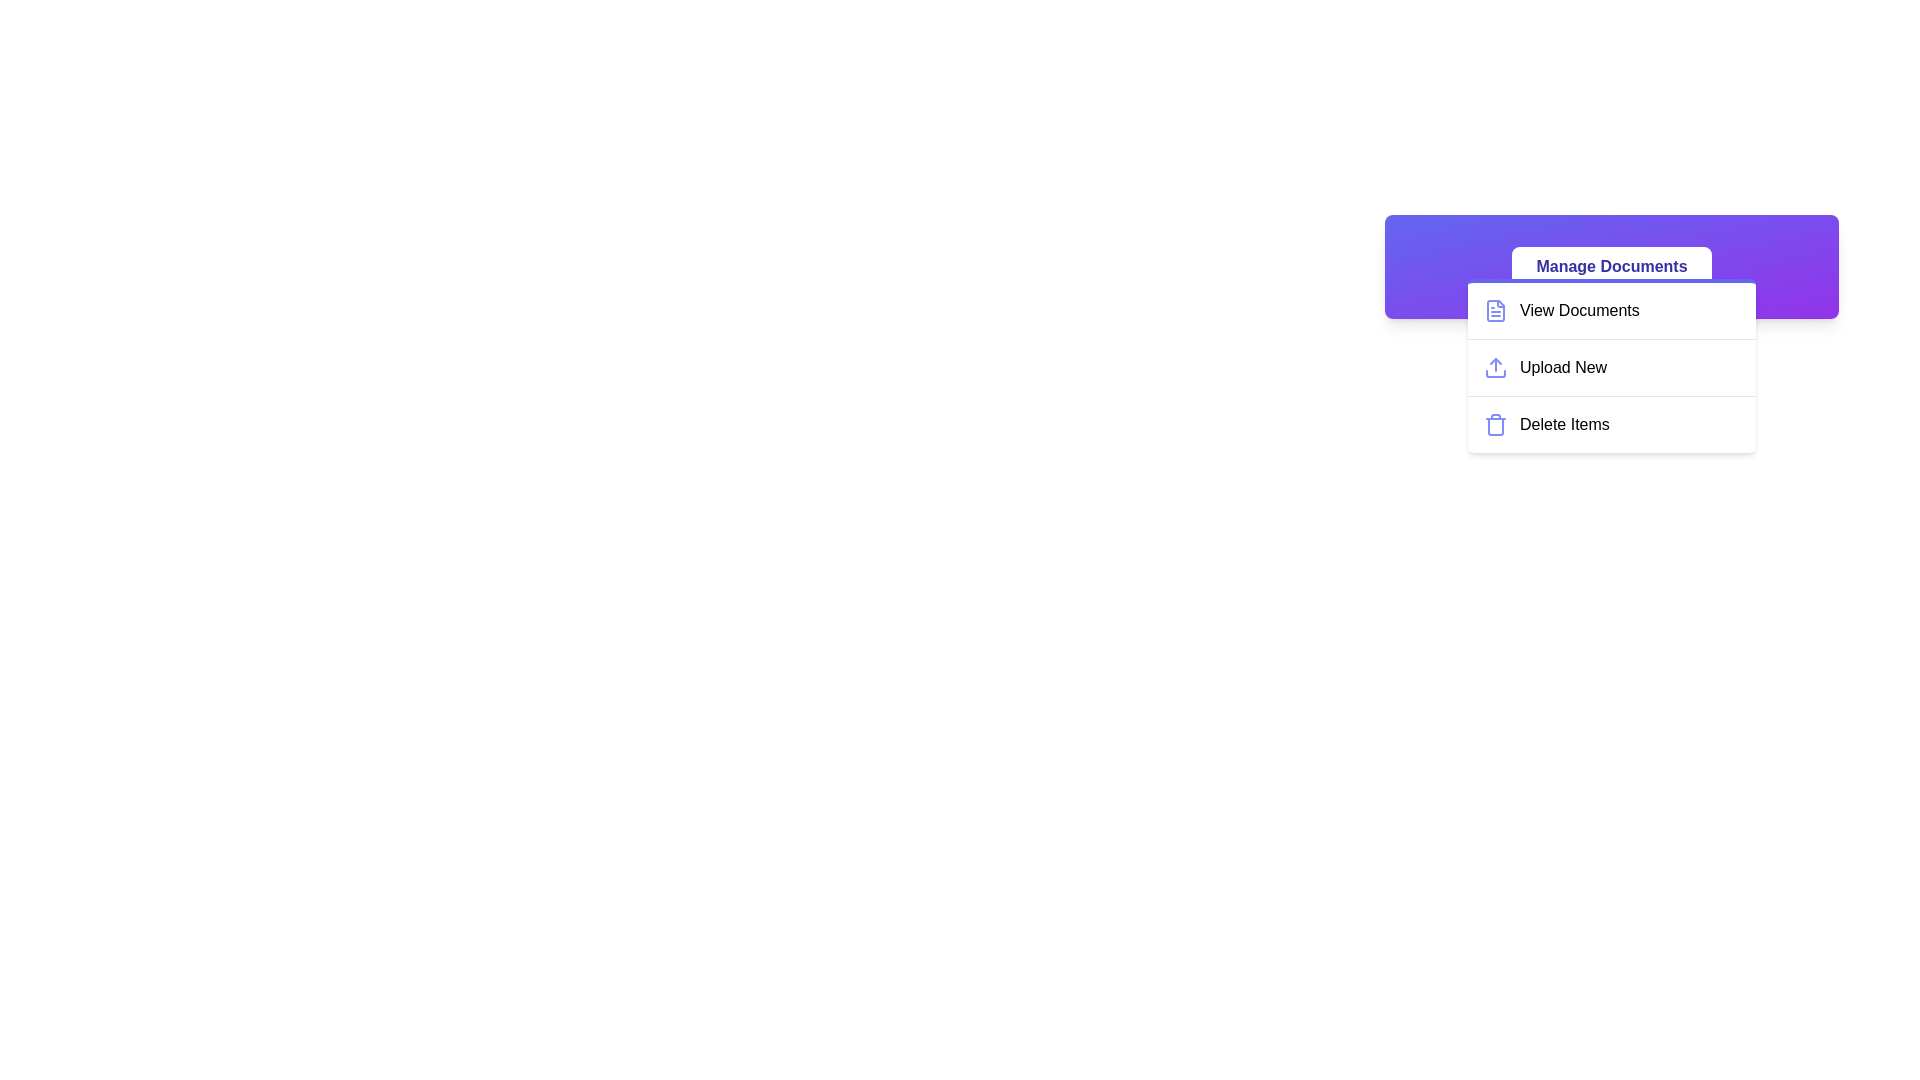  Describe the element at coordinates (1612, 423) in the screenshot. I see `the 'Delete Items' option in the menu` at that location.